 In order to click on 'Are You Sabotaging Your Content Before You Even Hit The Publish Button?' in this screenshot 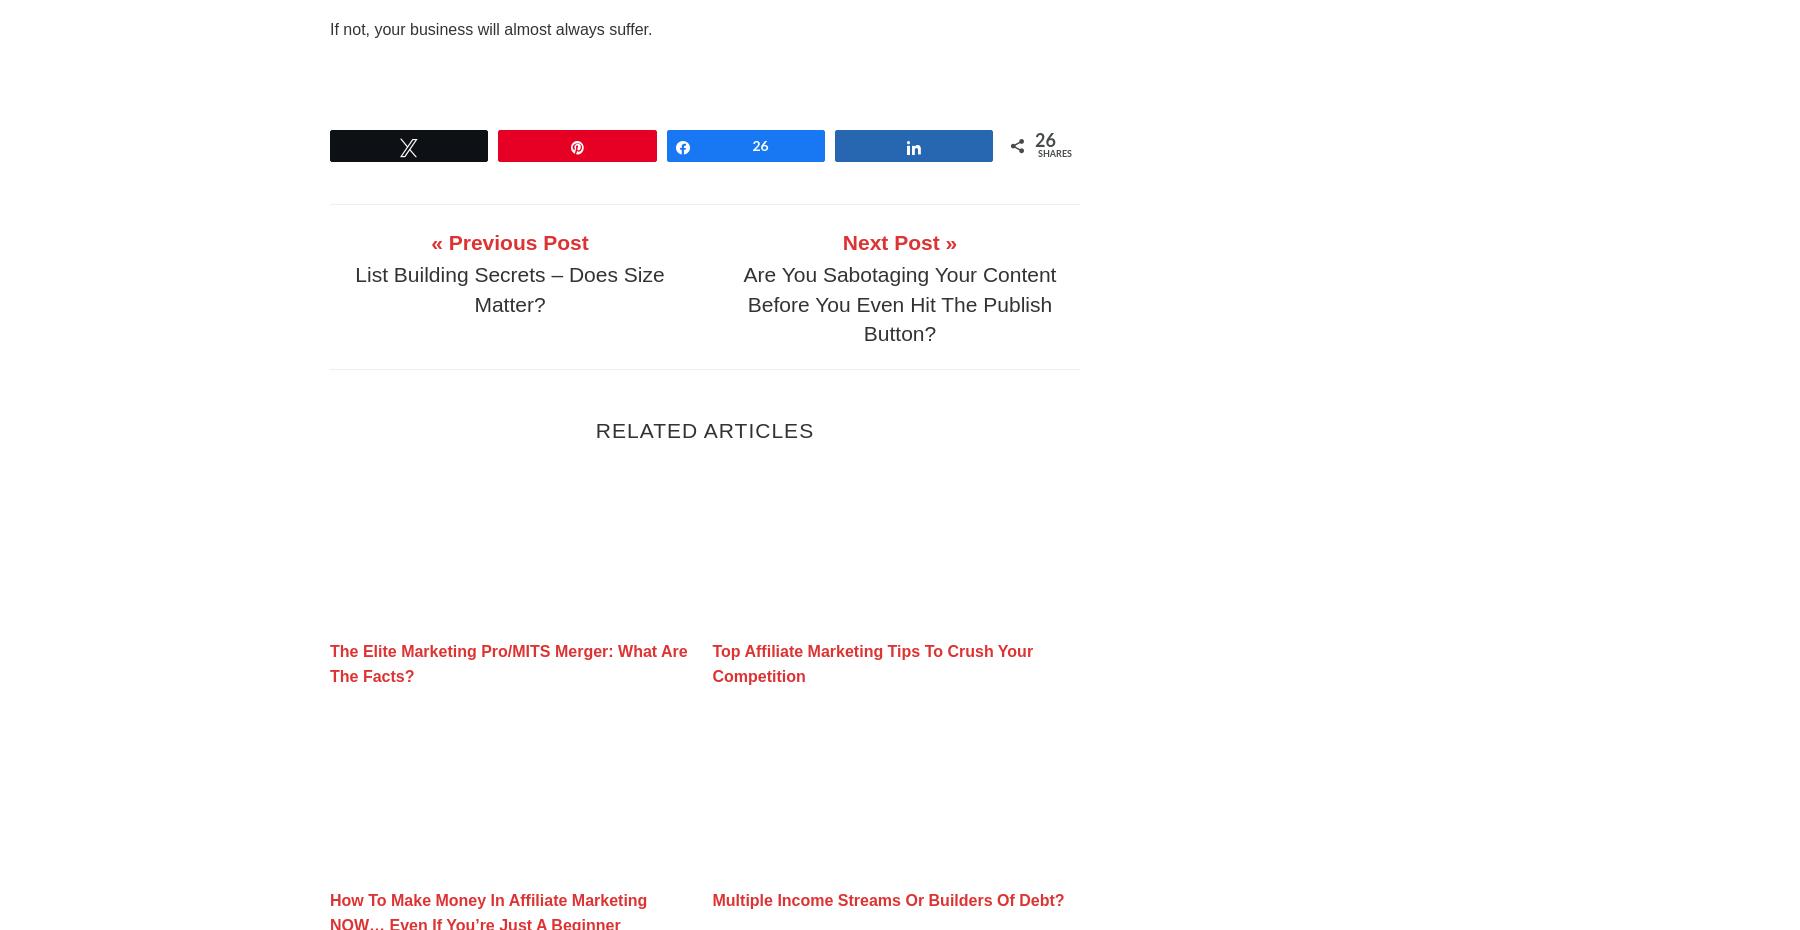, I will do `click(899, 304)`.